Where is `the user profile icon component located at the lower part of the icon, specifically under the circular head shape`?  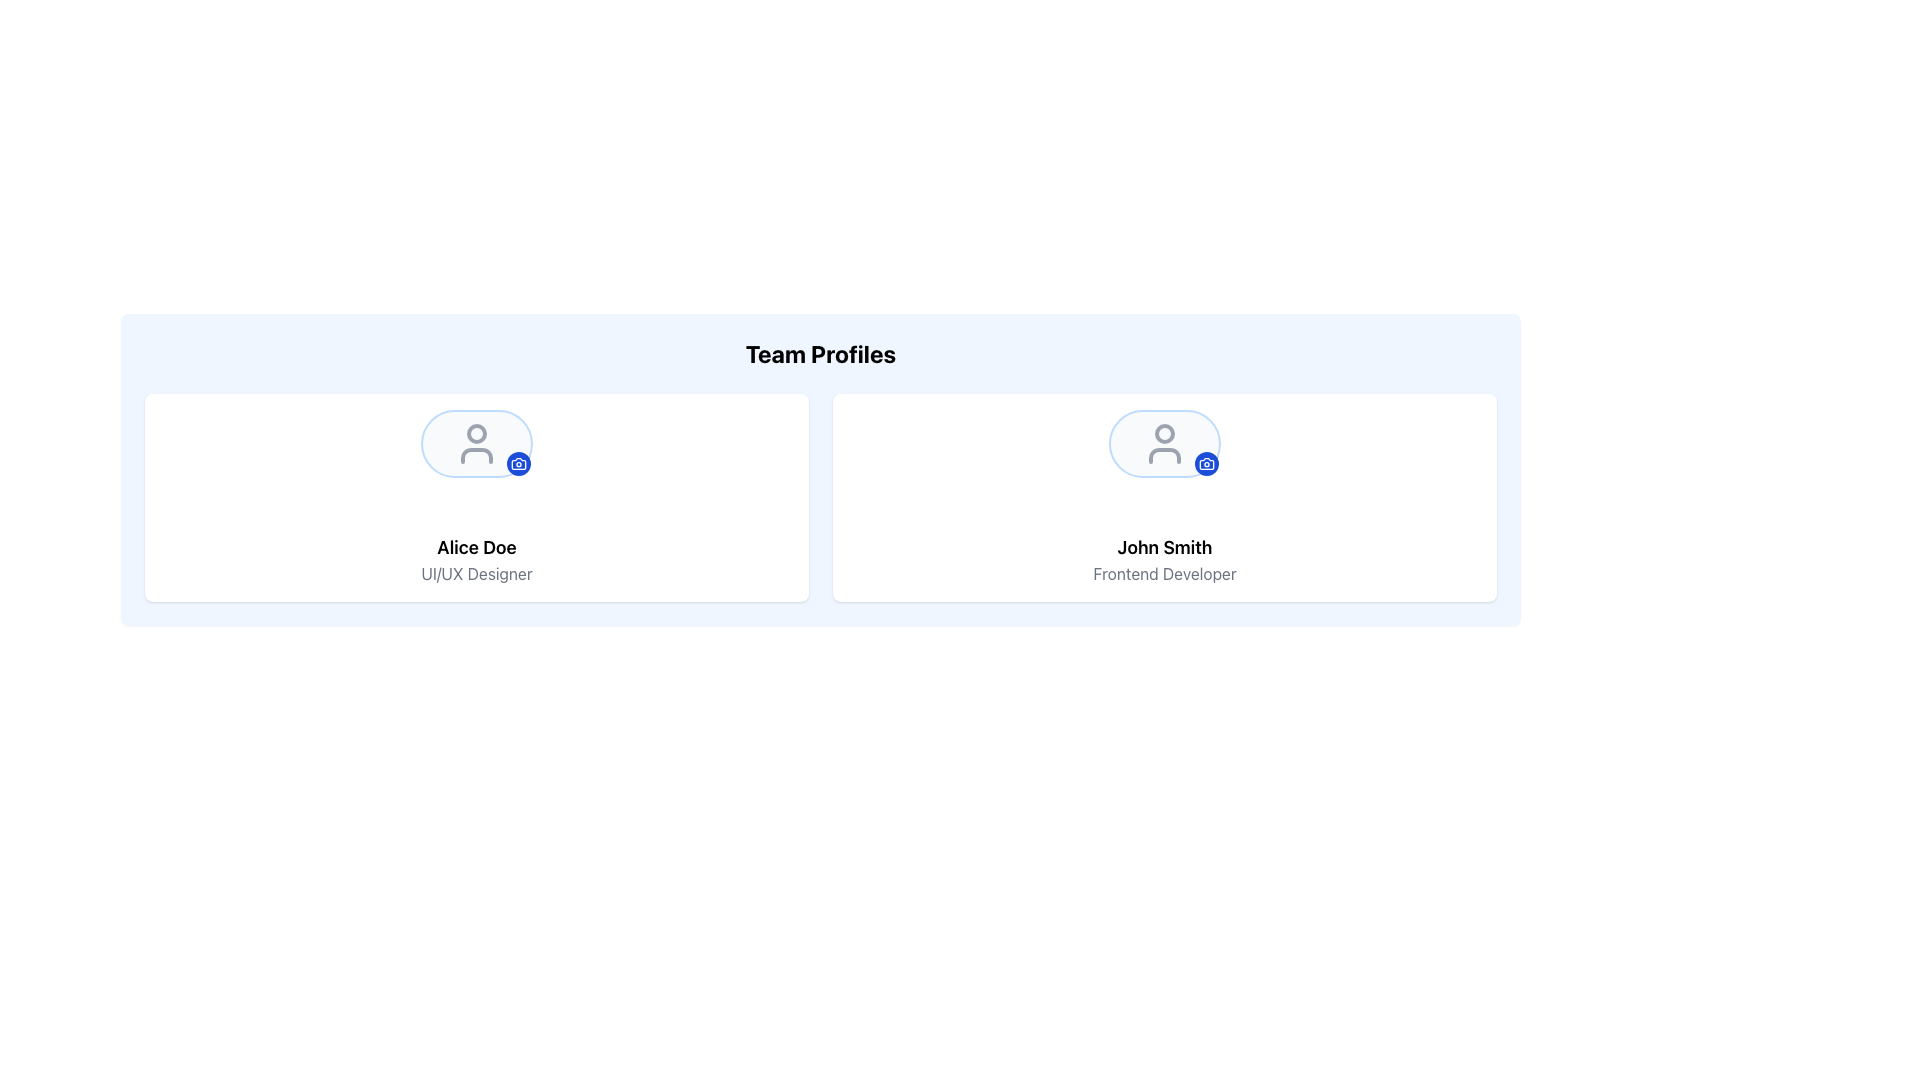
the user profile icon component located at the lower part of the icon, specifically under the circular head shape is located at coordinates (475, 455).